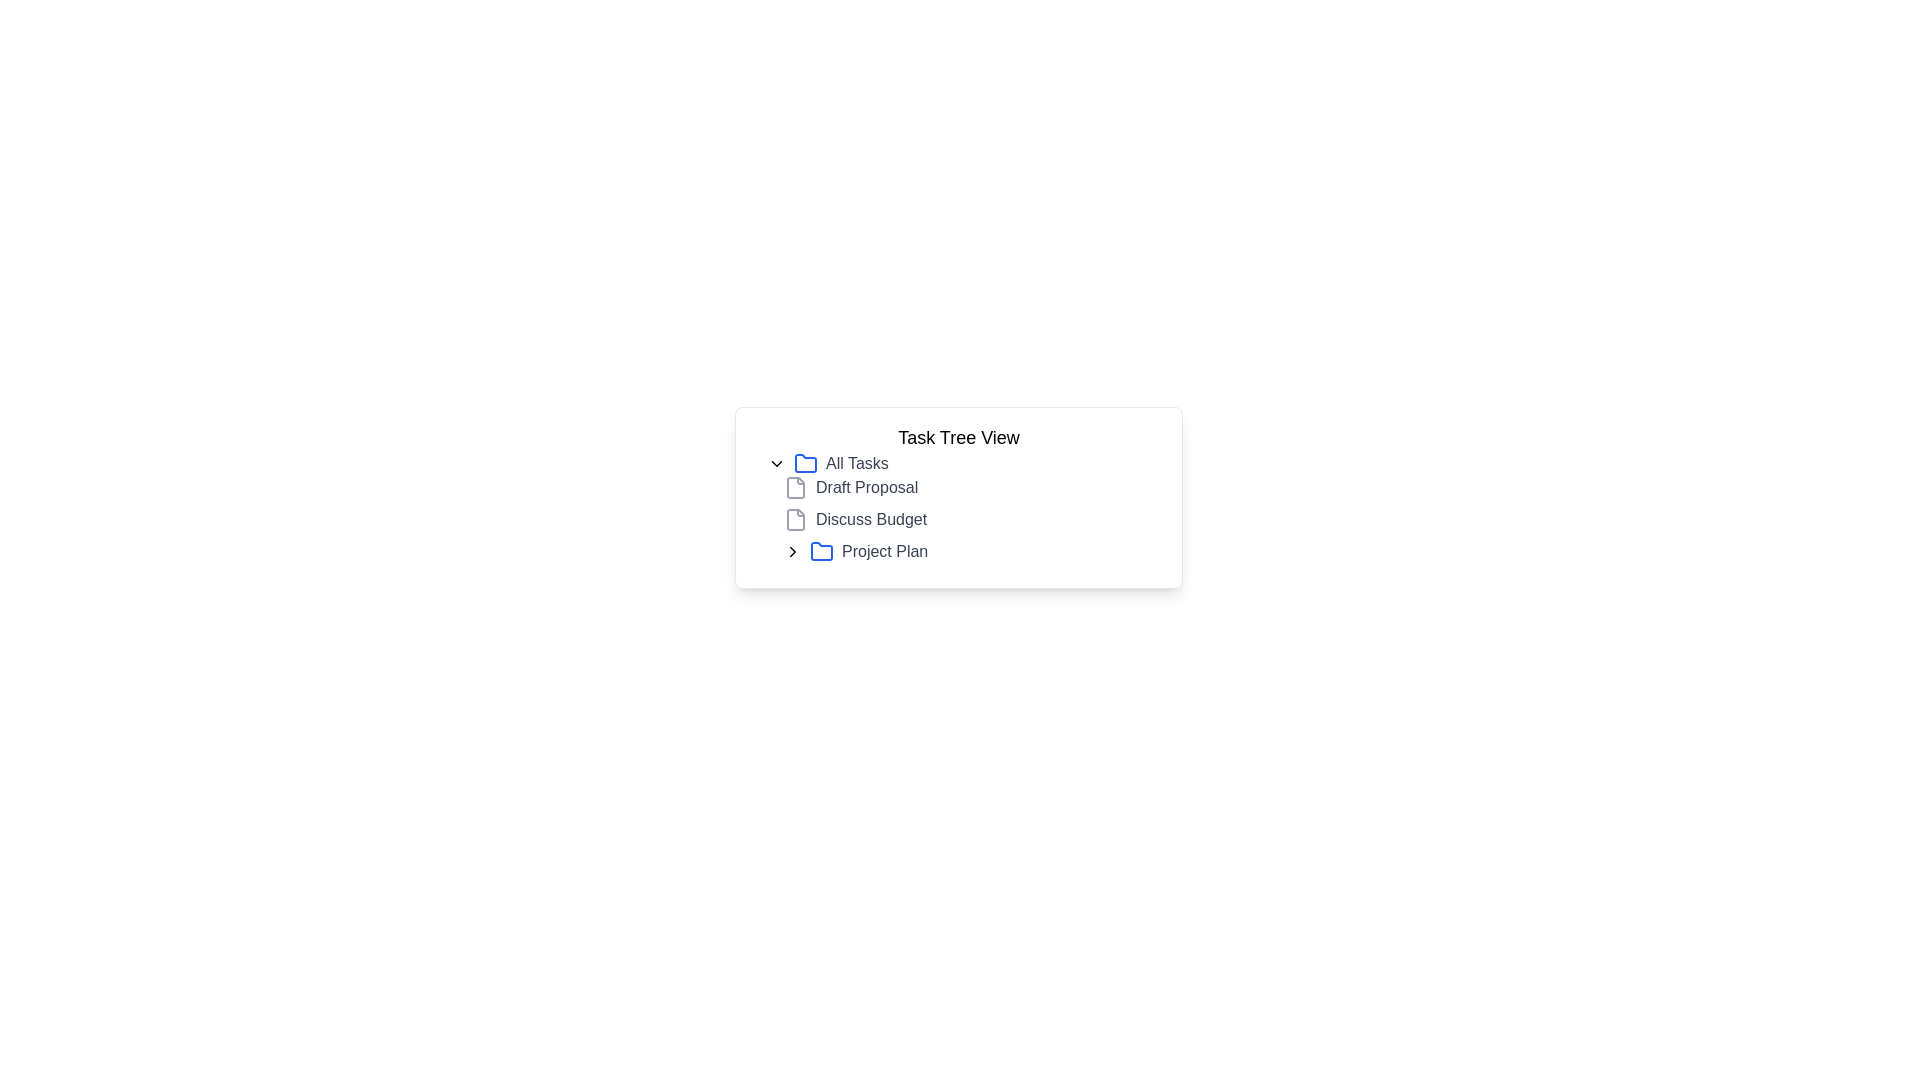  I want to click on the folder icon located to the immediate left of the text 'All Tasks' in the task tree view, so click(806, 463).